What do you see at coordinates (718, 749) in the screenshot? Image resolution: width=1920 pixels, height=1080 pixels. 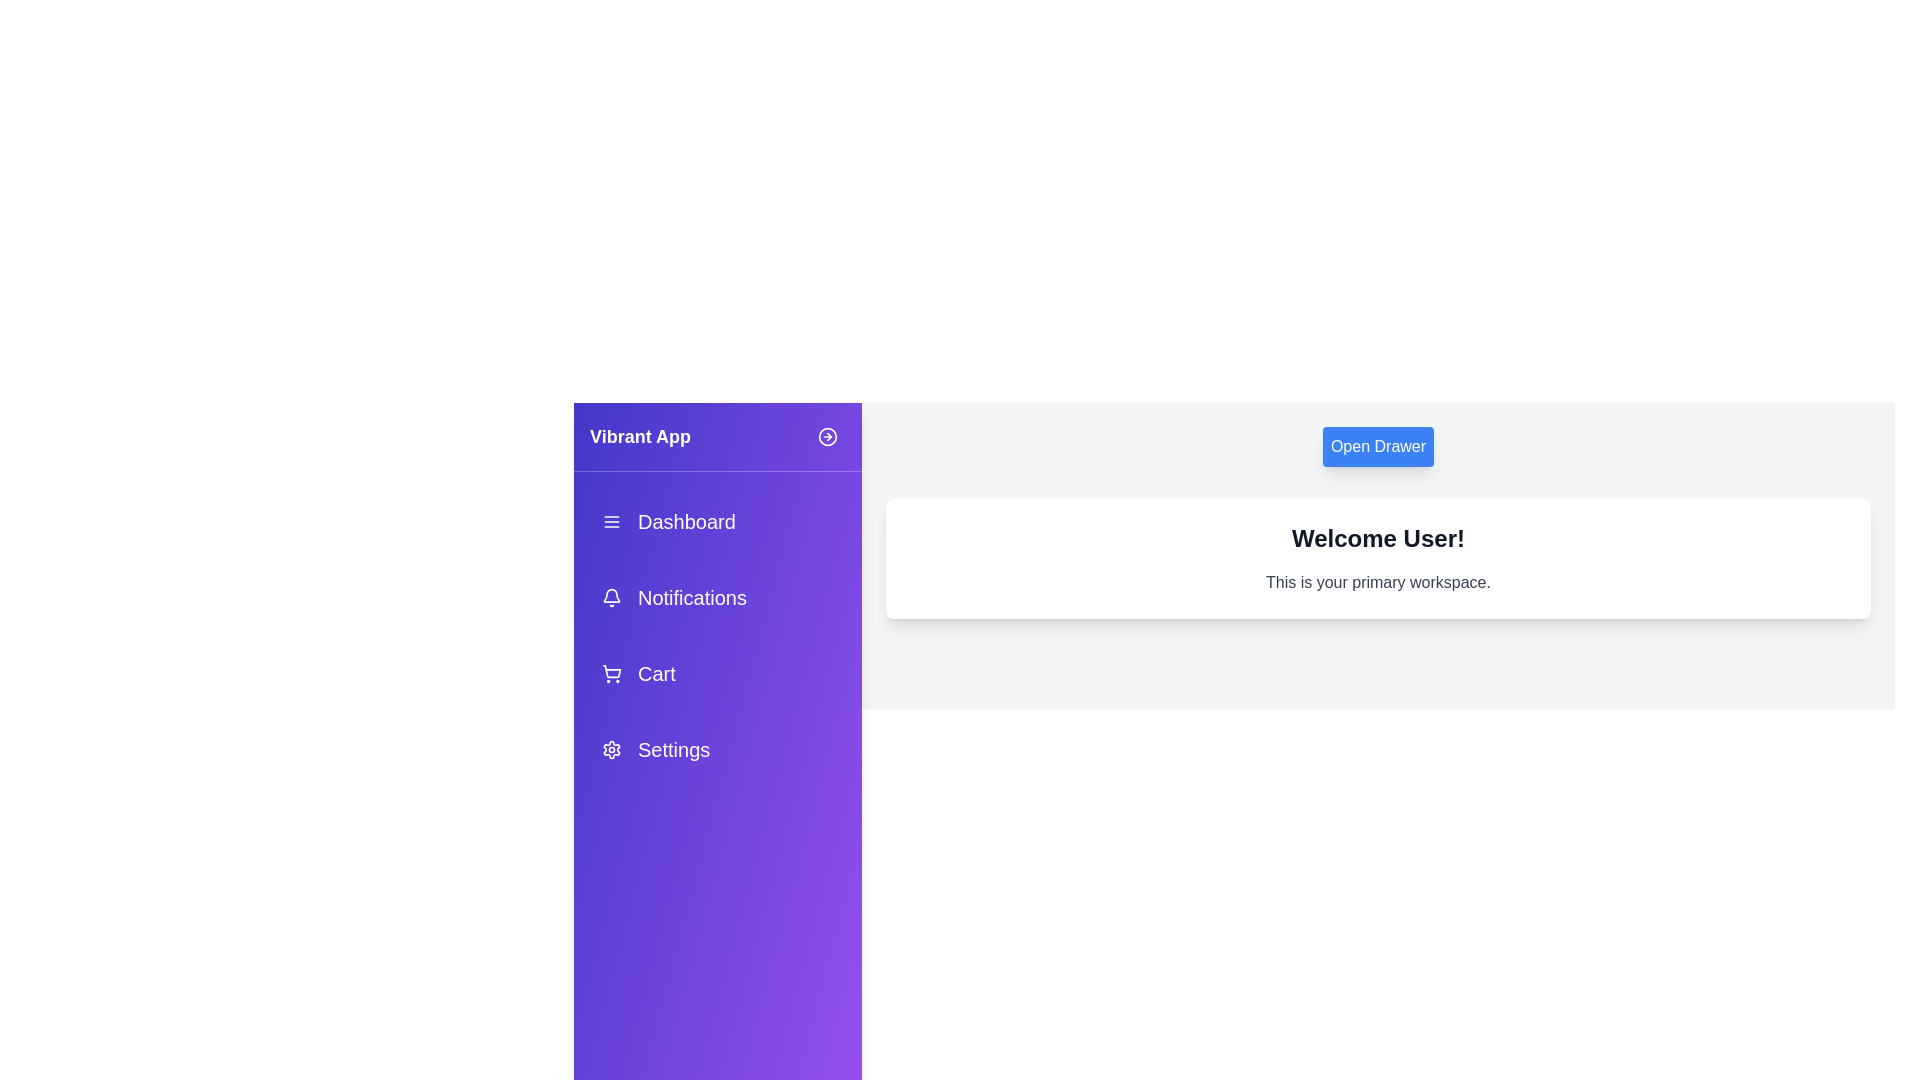 I see `the menu item Settings from the drawer` at bounding box center [718, 749].